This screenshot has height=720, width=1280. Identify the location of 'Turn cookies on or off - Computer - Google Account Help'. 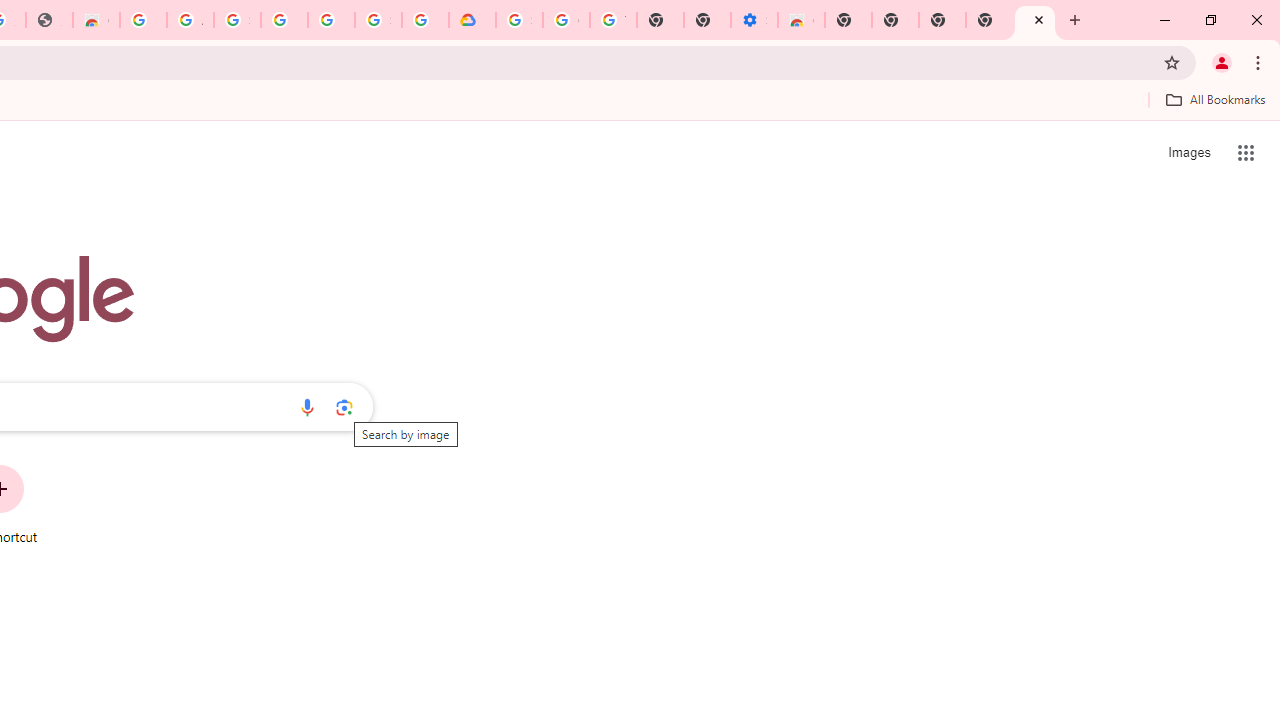
(612, 20).